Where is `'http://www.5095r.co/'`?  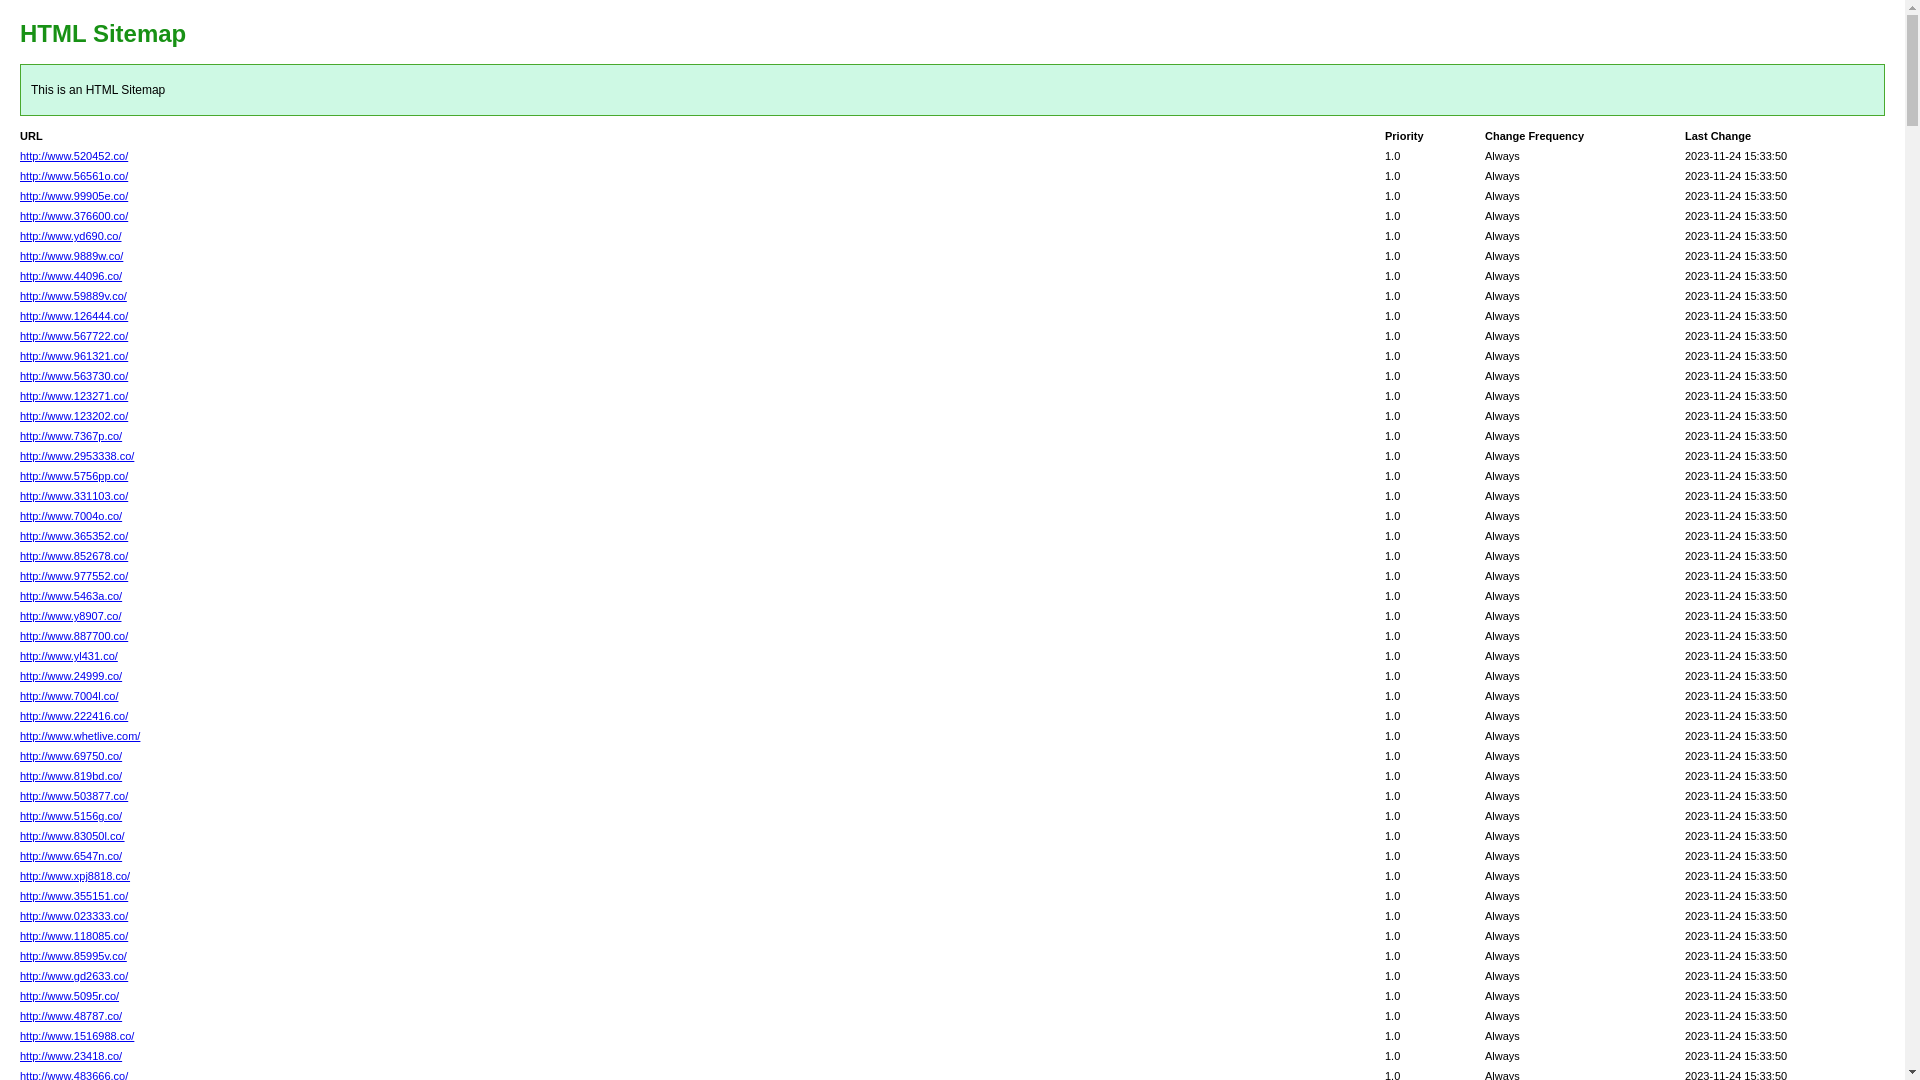
'http://www.5095r.co/' is located at coordinates (69, 995).